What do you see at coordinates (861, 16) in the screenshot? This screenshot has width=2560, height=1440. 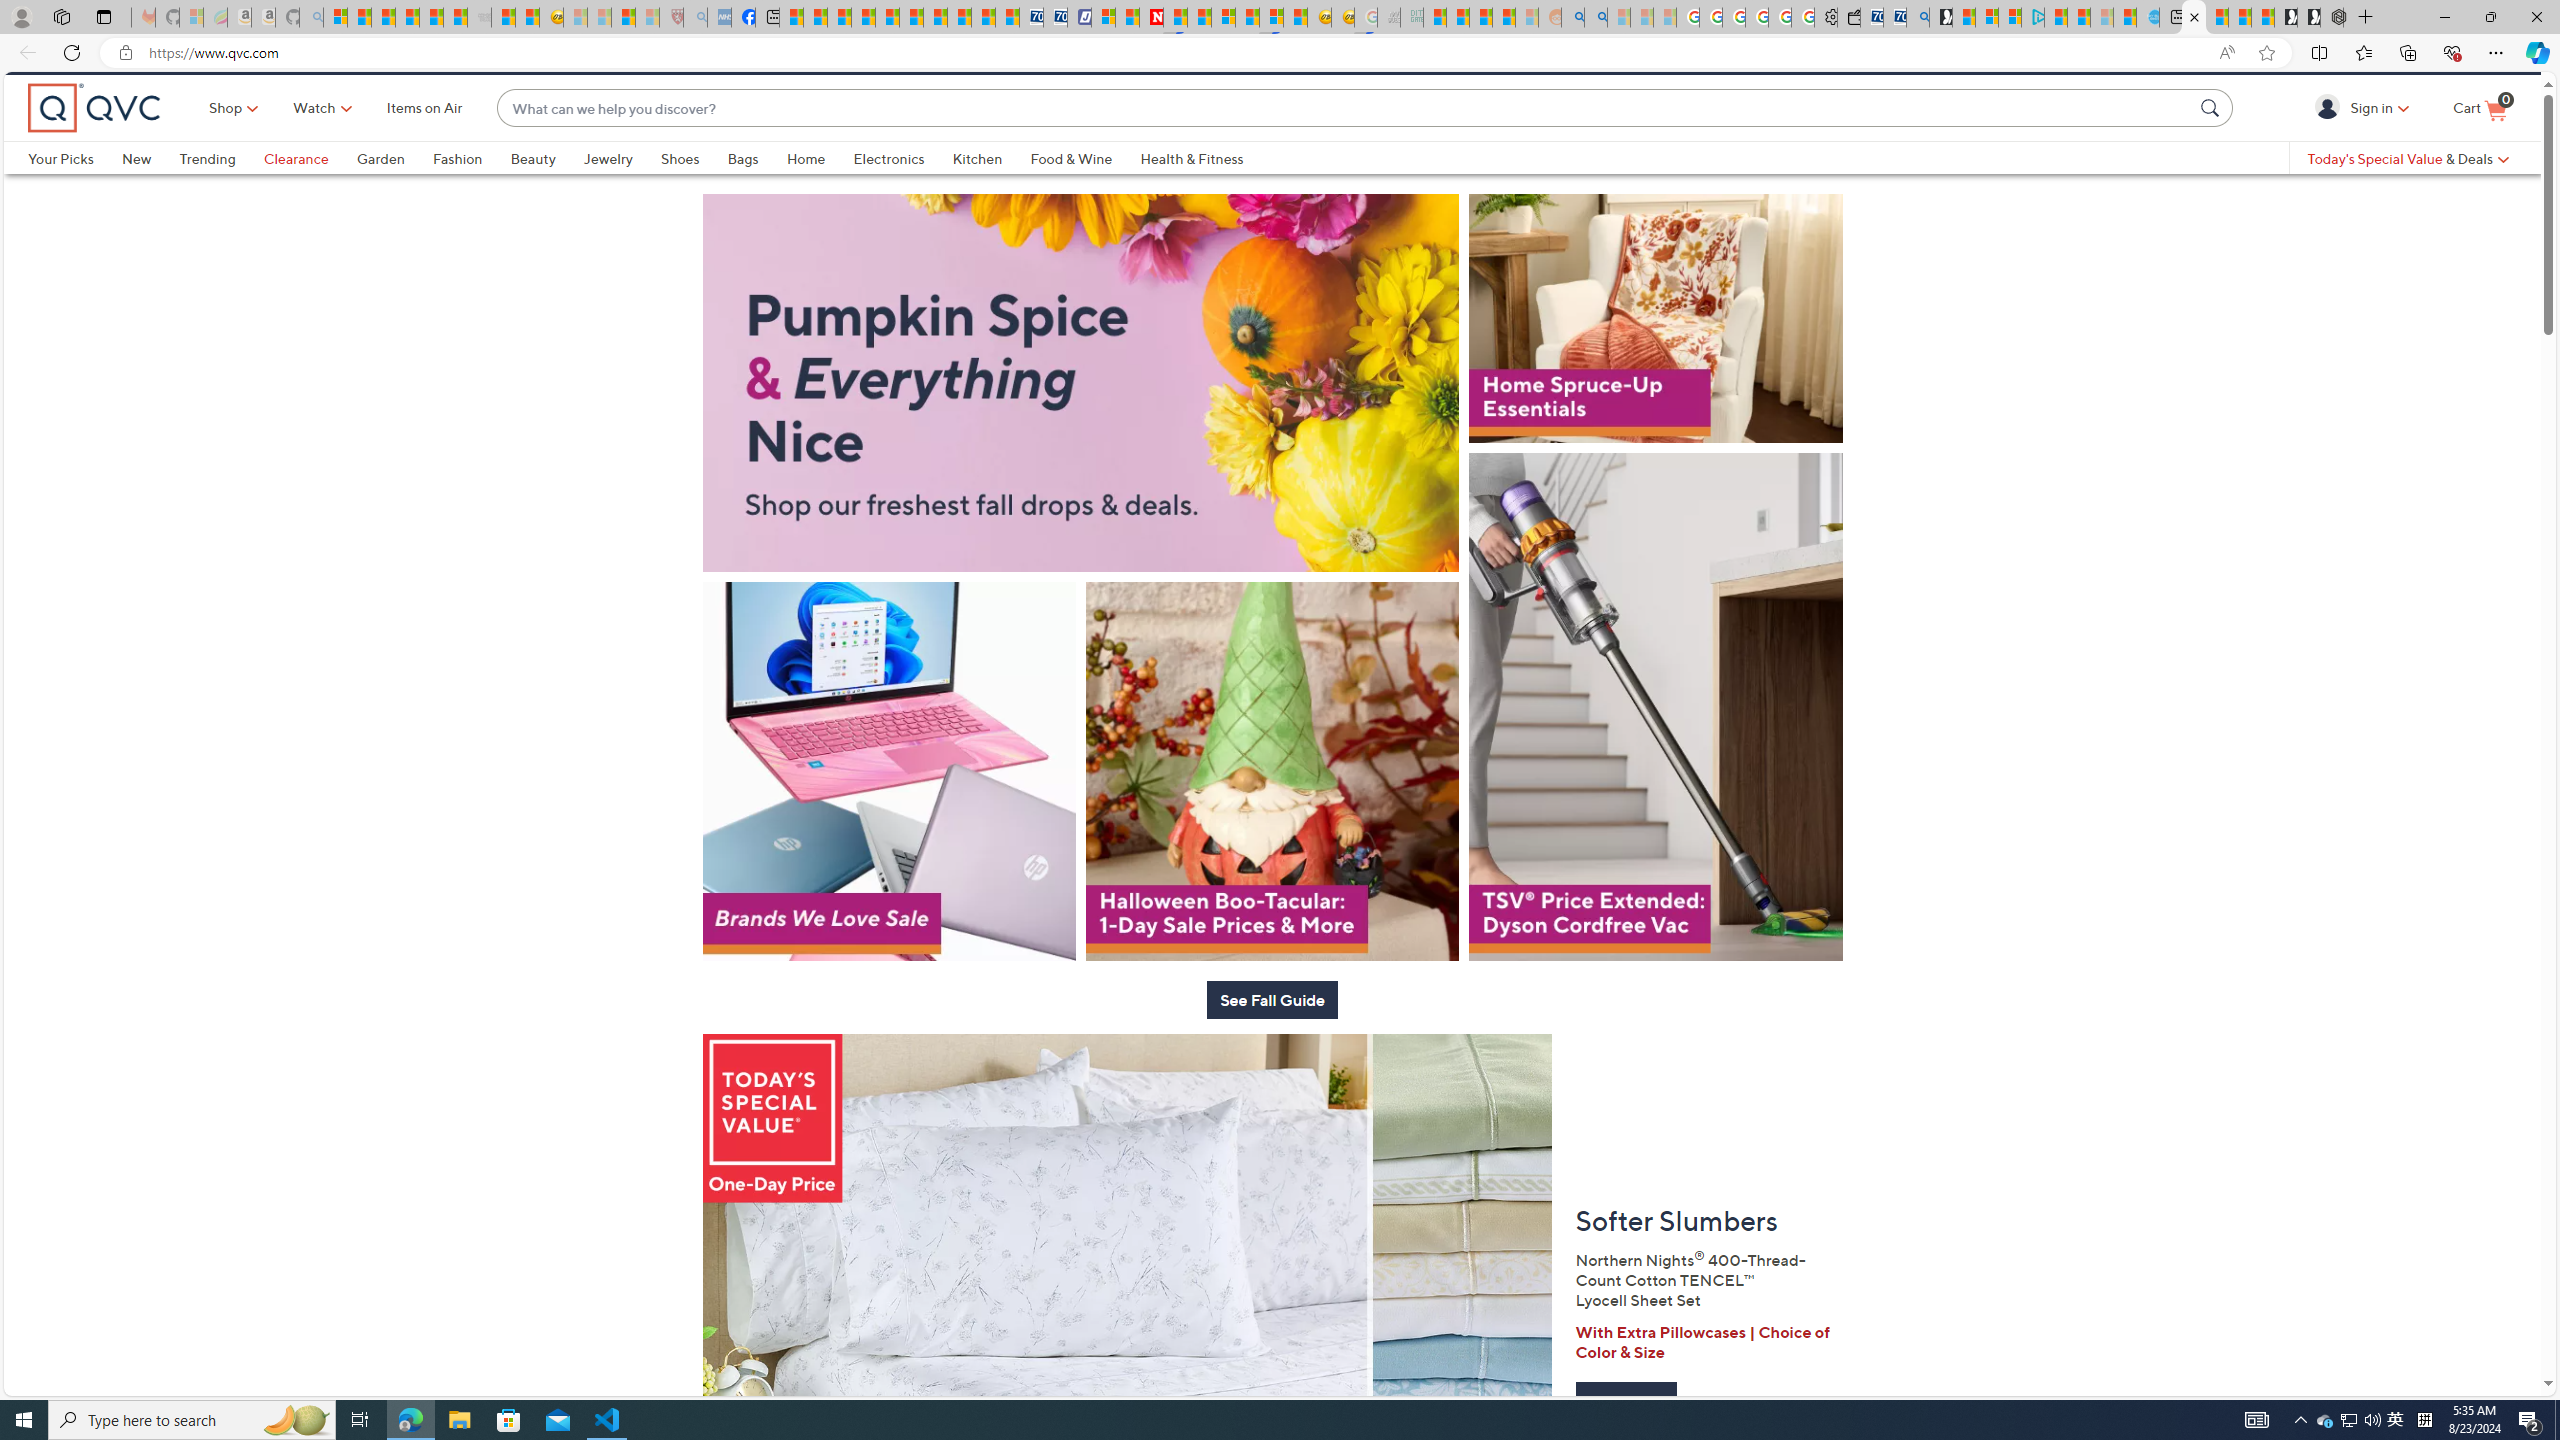 I see `'Climate Damage Becomes Too Severe To Reverse'` at bounding box center [861, 16].